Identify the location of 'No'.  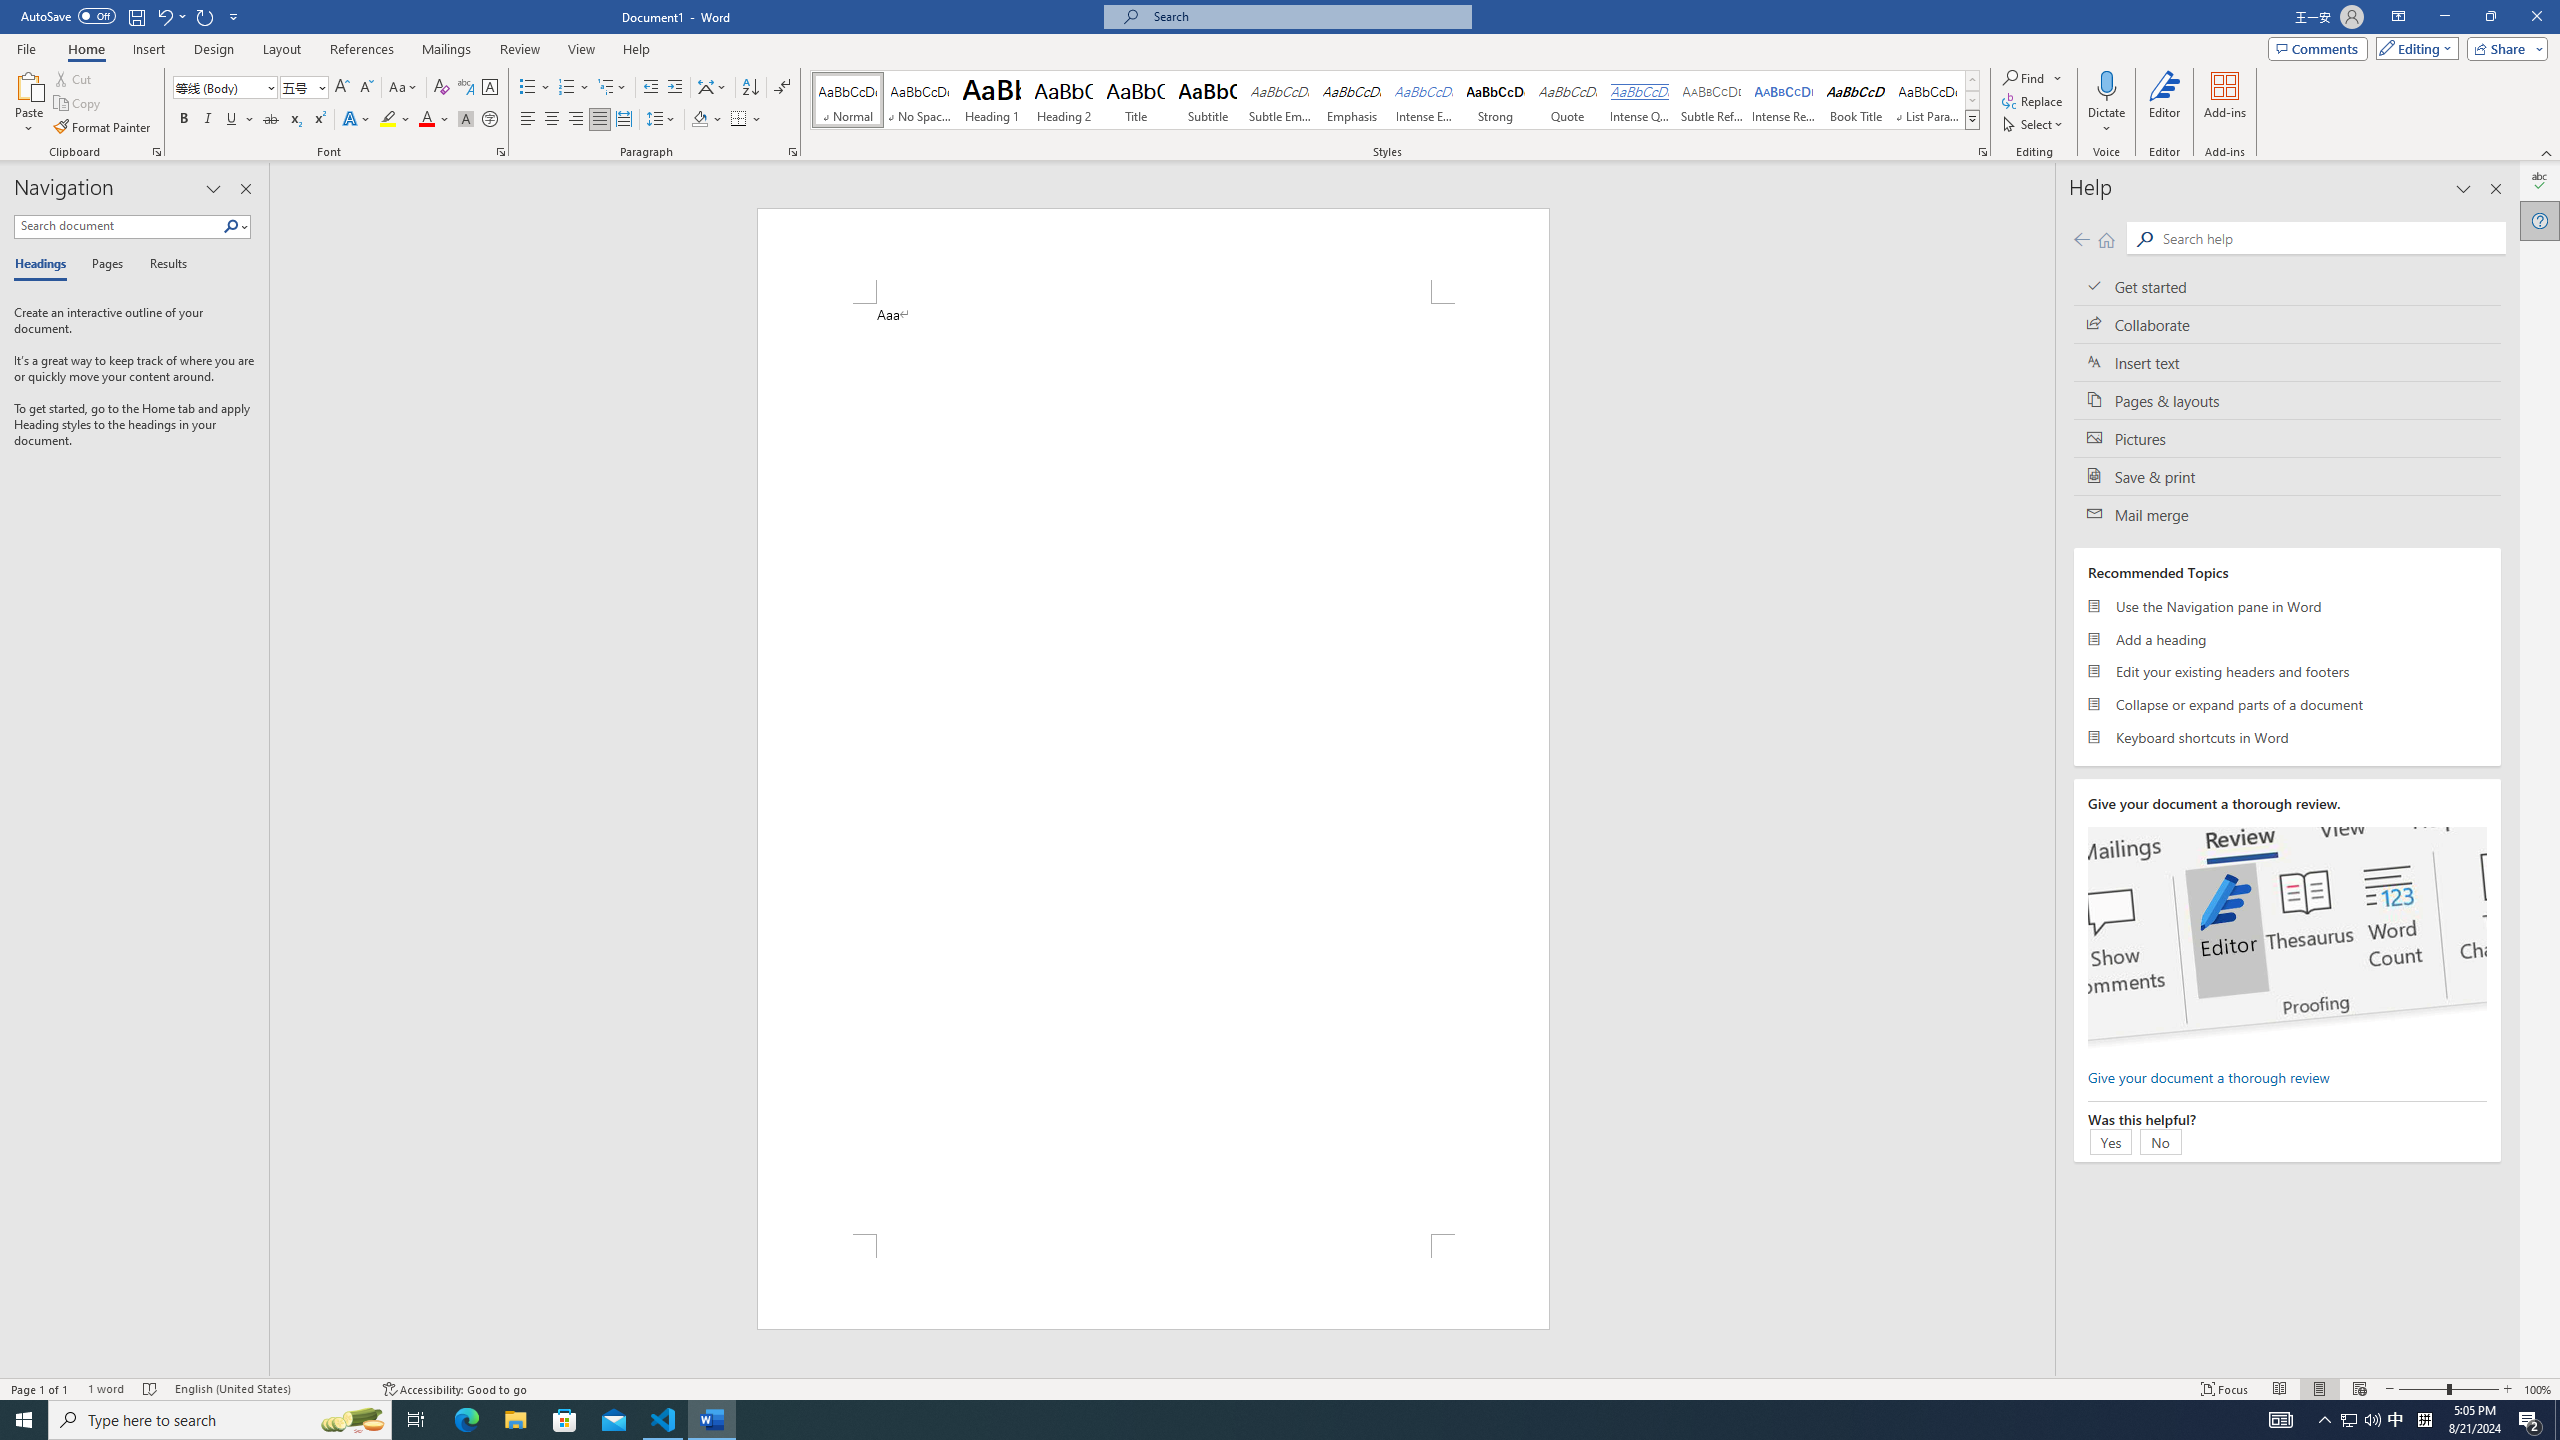
(2160, 1141).